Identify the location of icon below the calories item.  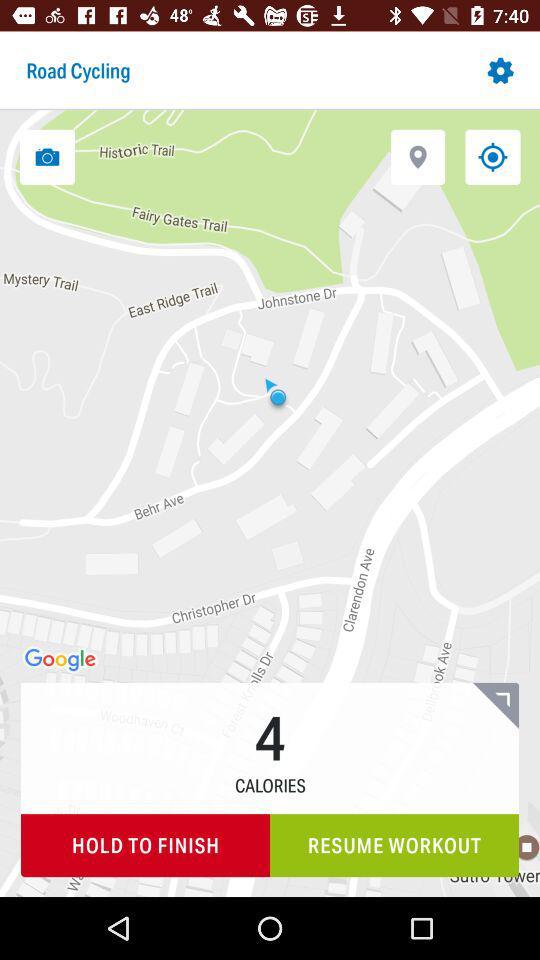
(394, 844).